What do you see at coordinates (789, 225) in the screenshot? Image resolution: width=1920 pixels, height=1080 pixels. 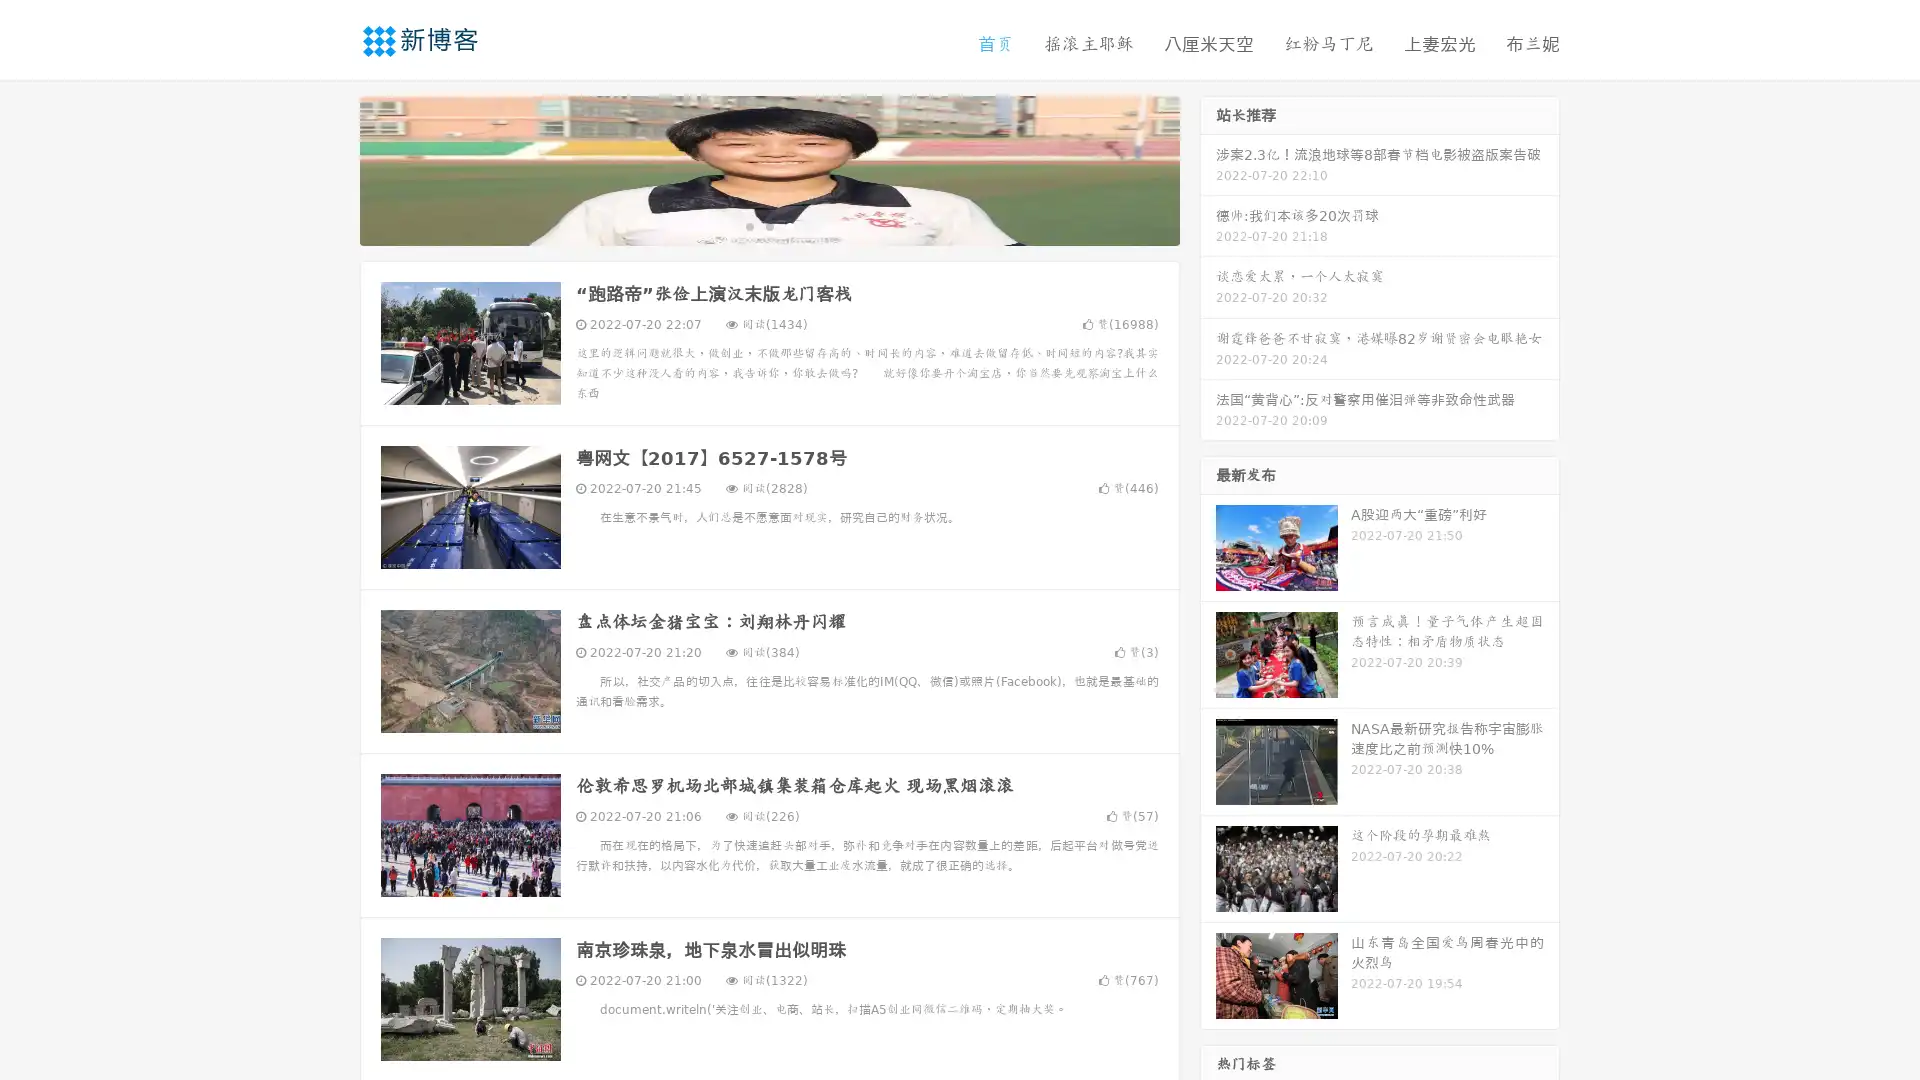 I see `Go to slide 3` at bounding box center [789, 225].